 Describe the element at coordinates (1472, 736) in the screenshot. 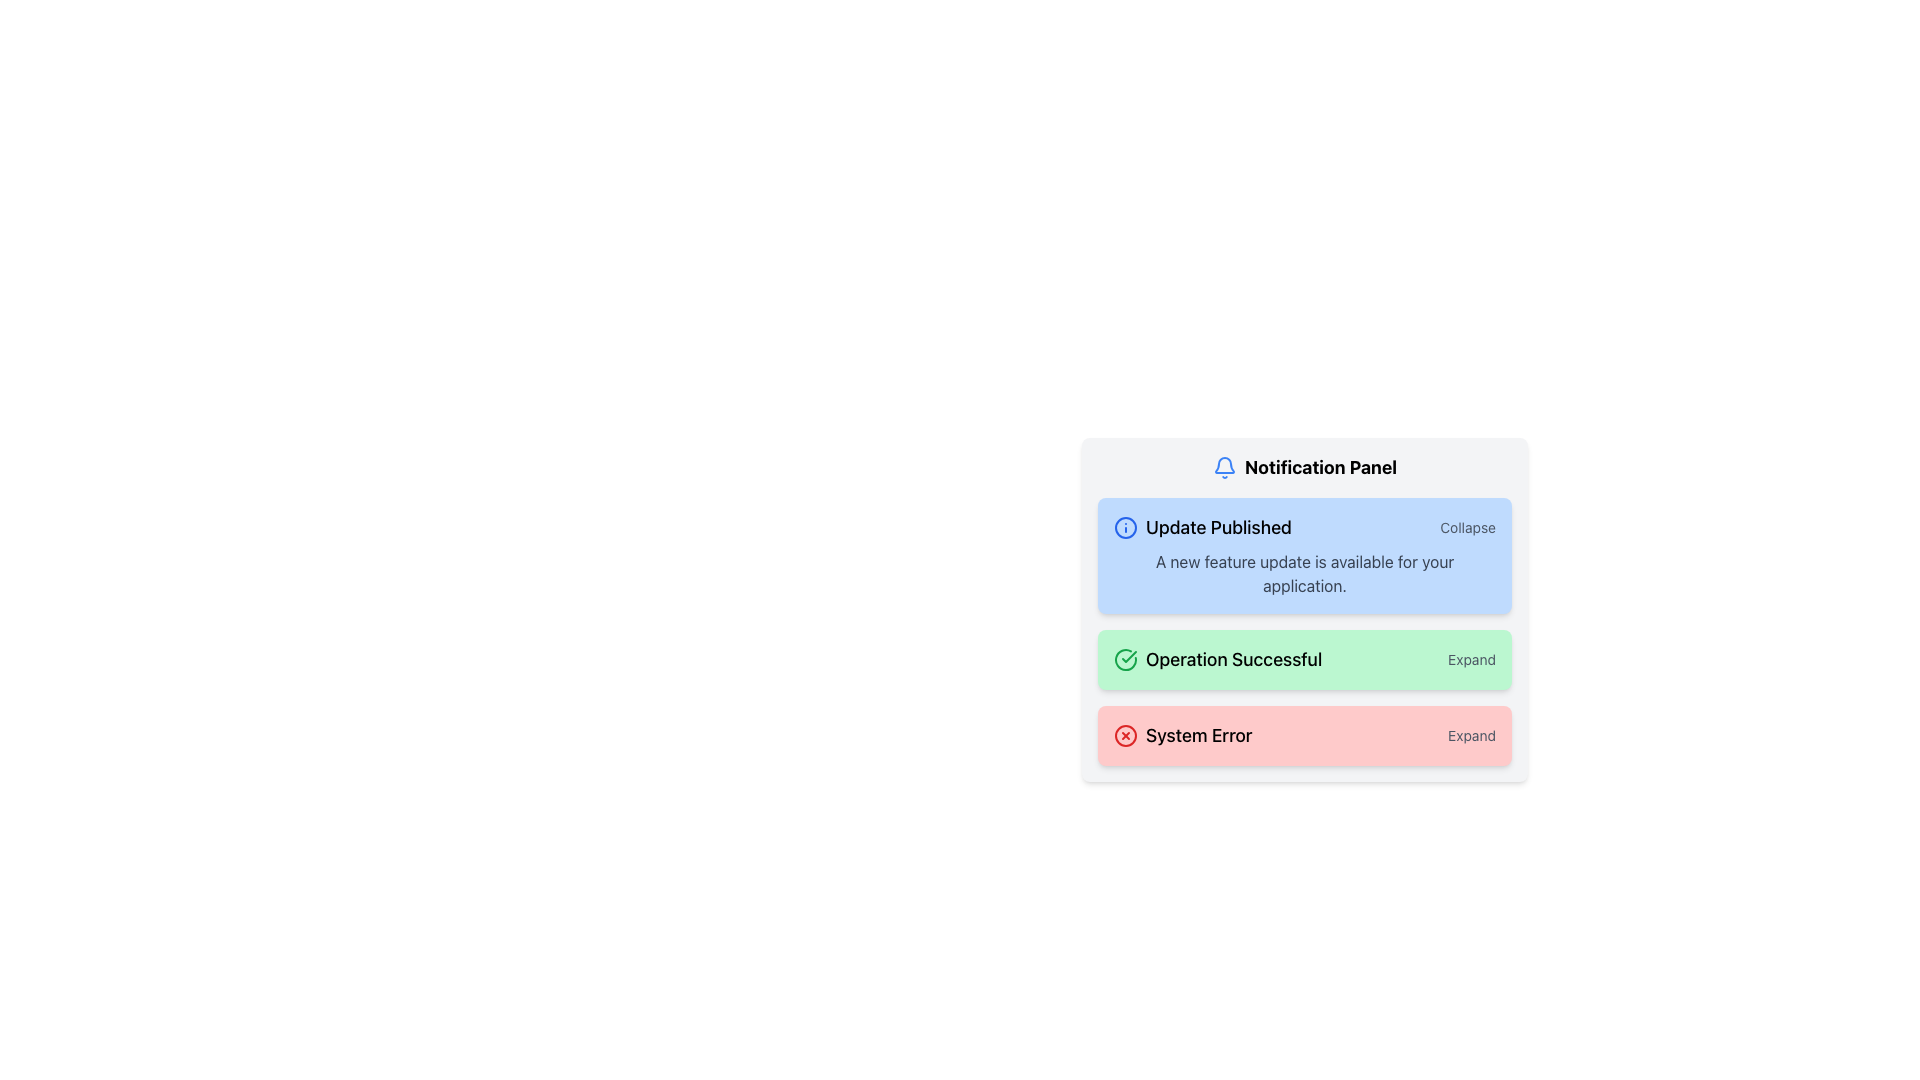

I see `the interactive link located at the top-right corner of the 'System Error' notification block to enable accessibility navigation` at that location.